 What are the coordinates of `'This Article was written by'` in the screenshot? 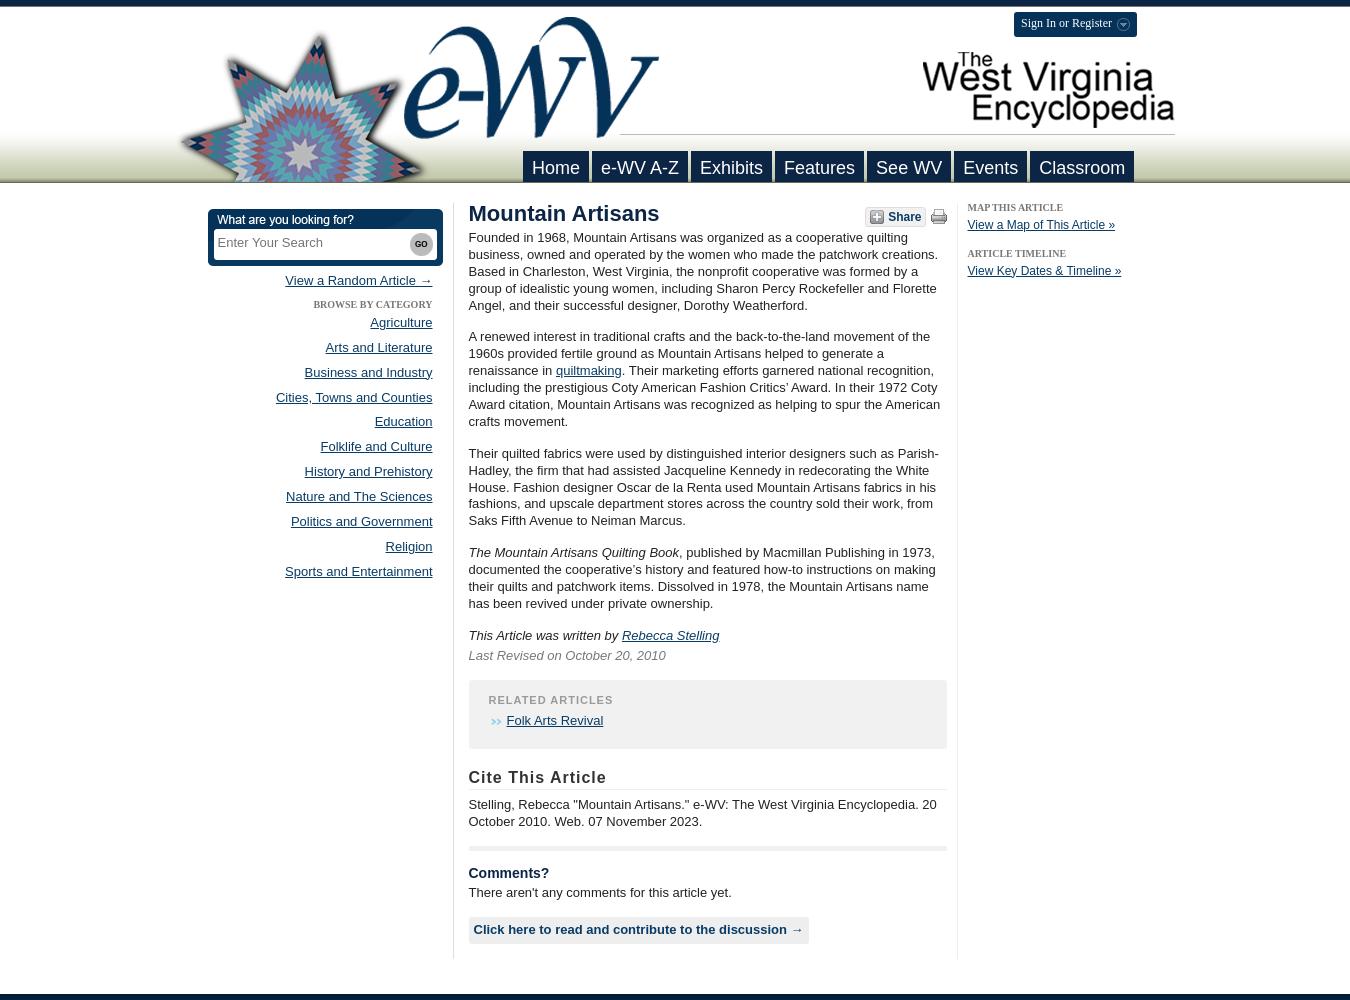 It's located at (543, 634).